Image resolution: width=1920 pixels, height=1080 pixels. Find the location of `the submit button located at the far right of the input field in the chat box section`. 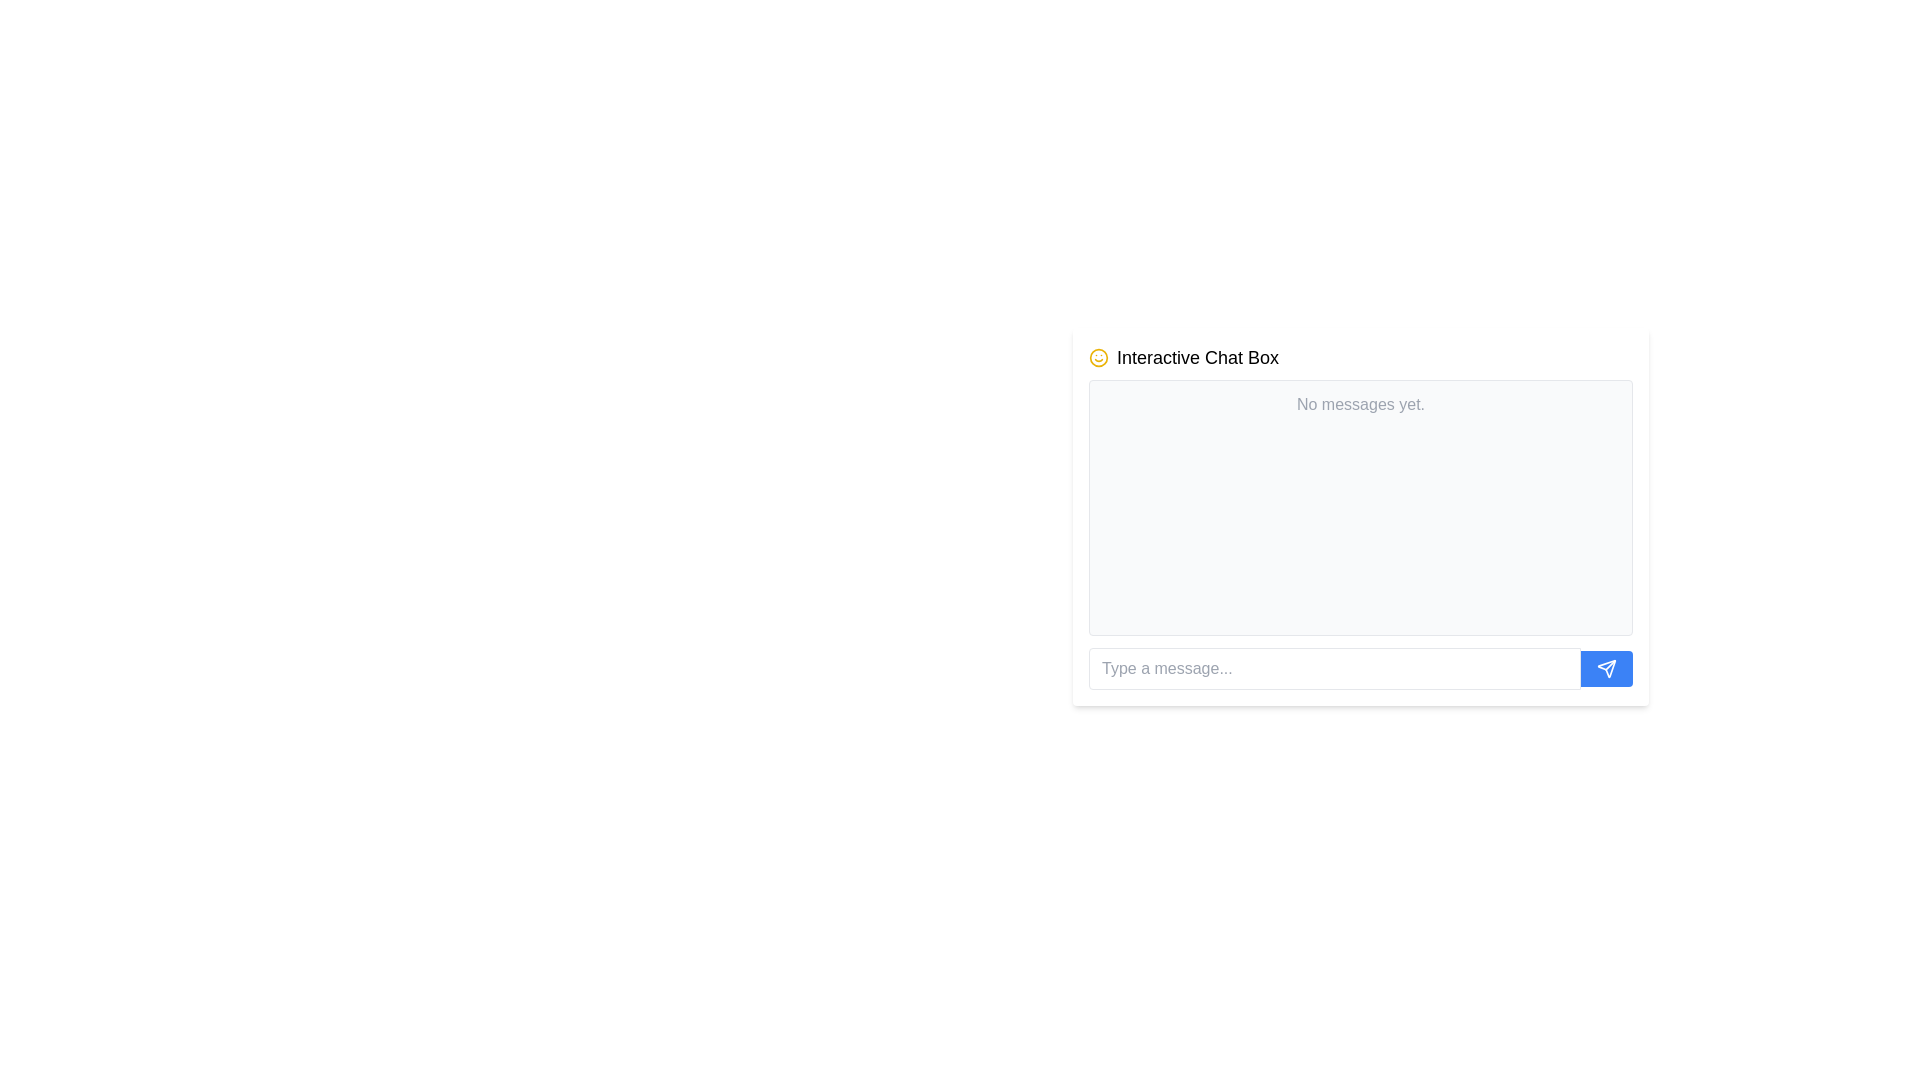

the submit button located at the far right of the input field in the chat box section is located at coordinates (1607, 668).